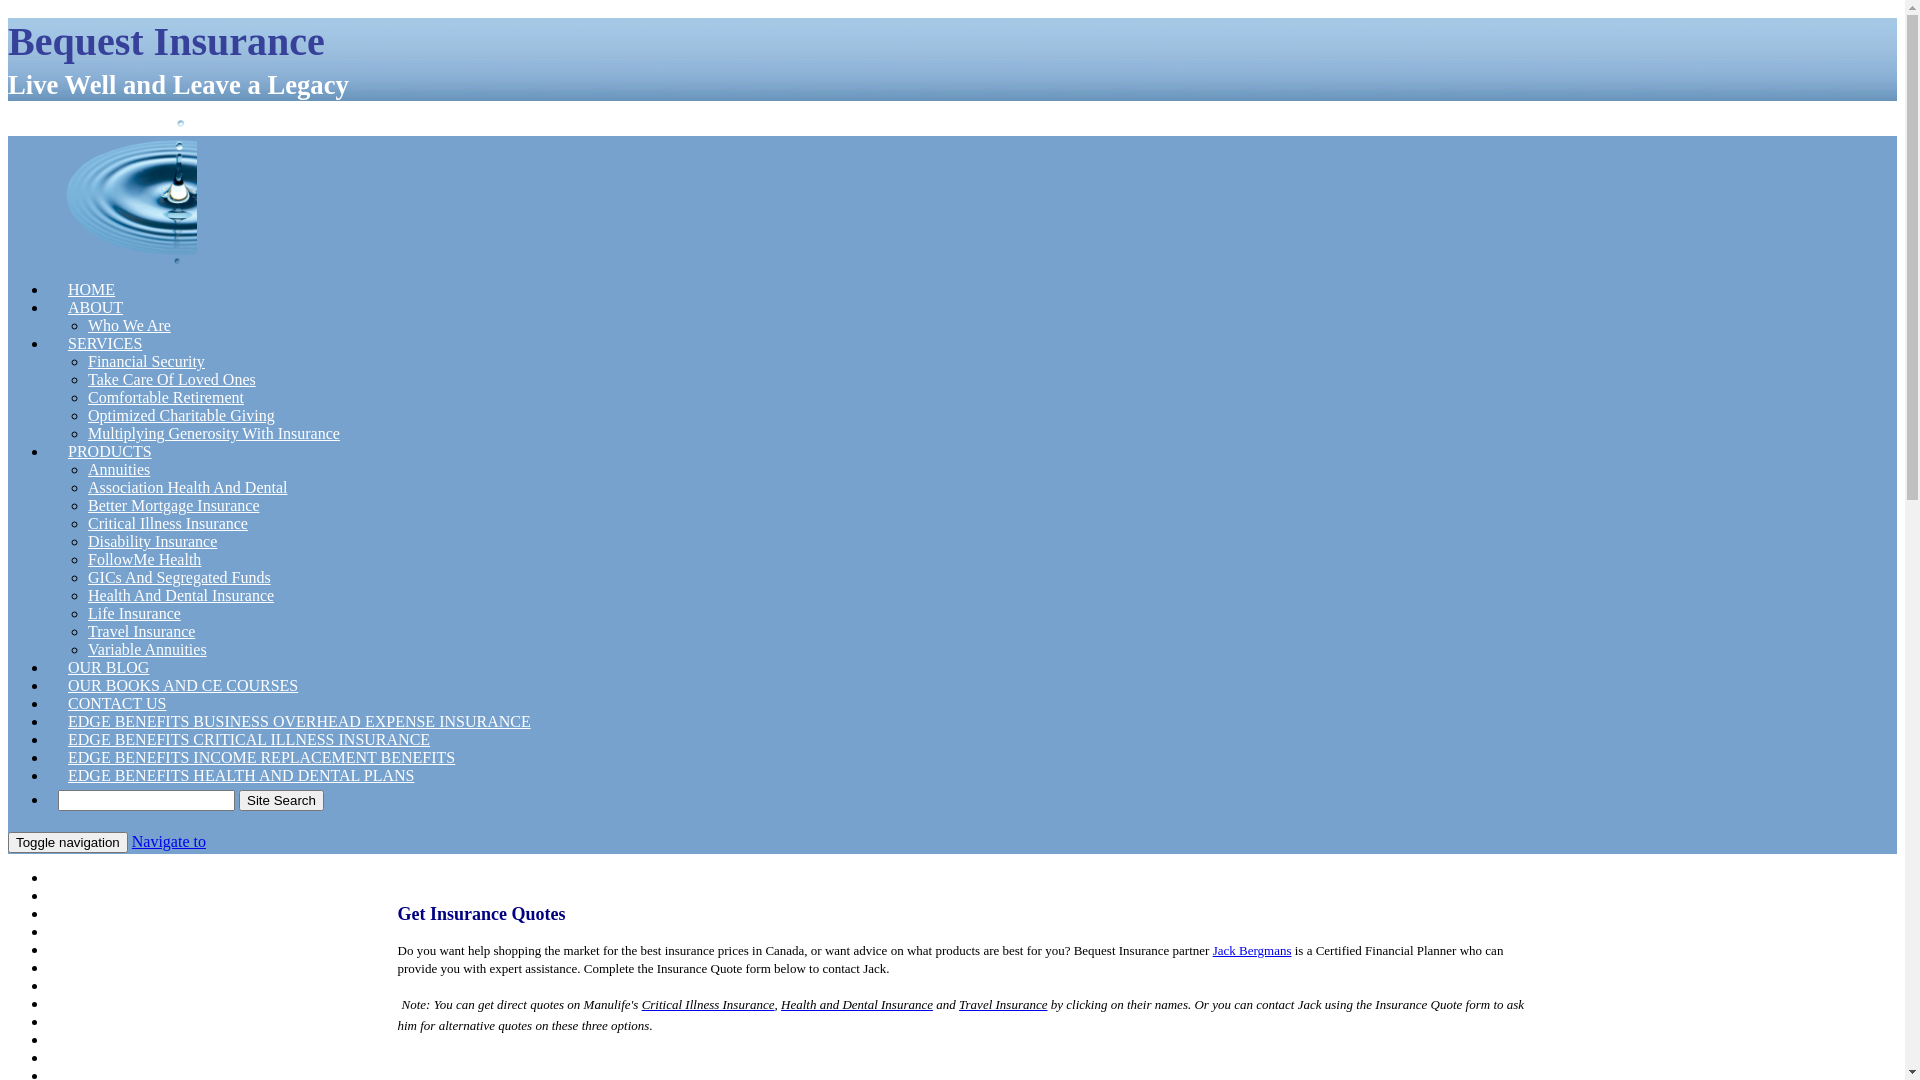 The height and width of the screenshot is (1080, 1920). I want to click on 'Jack Bergmans', so click(1251, 949).